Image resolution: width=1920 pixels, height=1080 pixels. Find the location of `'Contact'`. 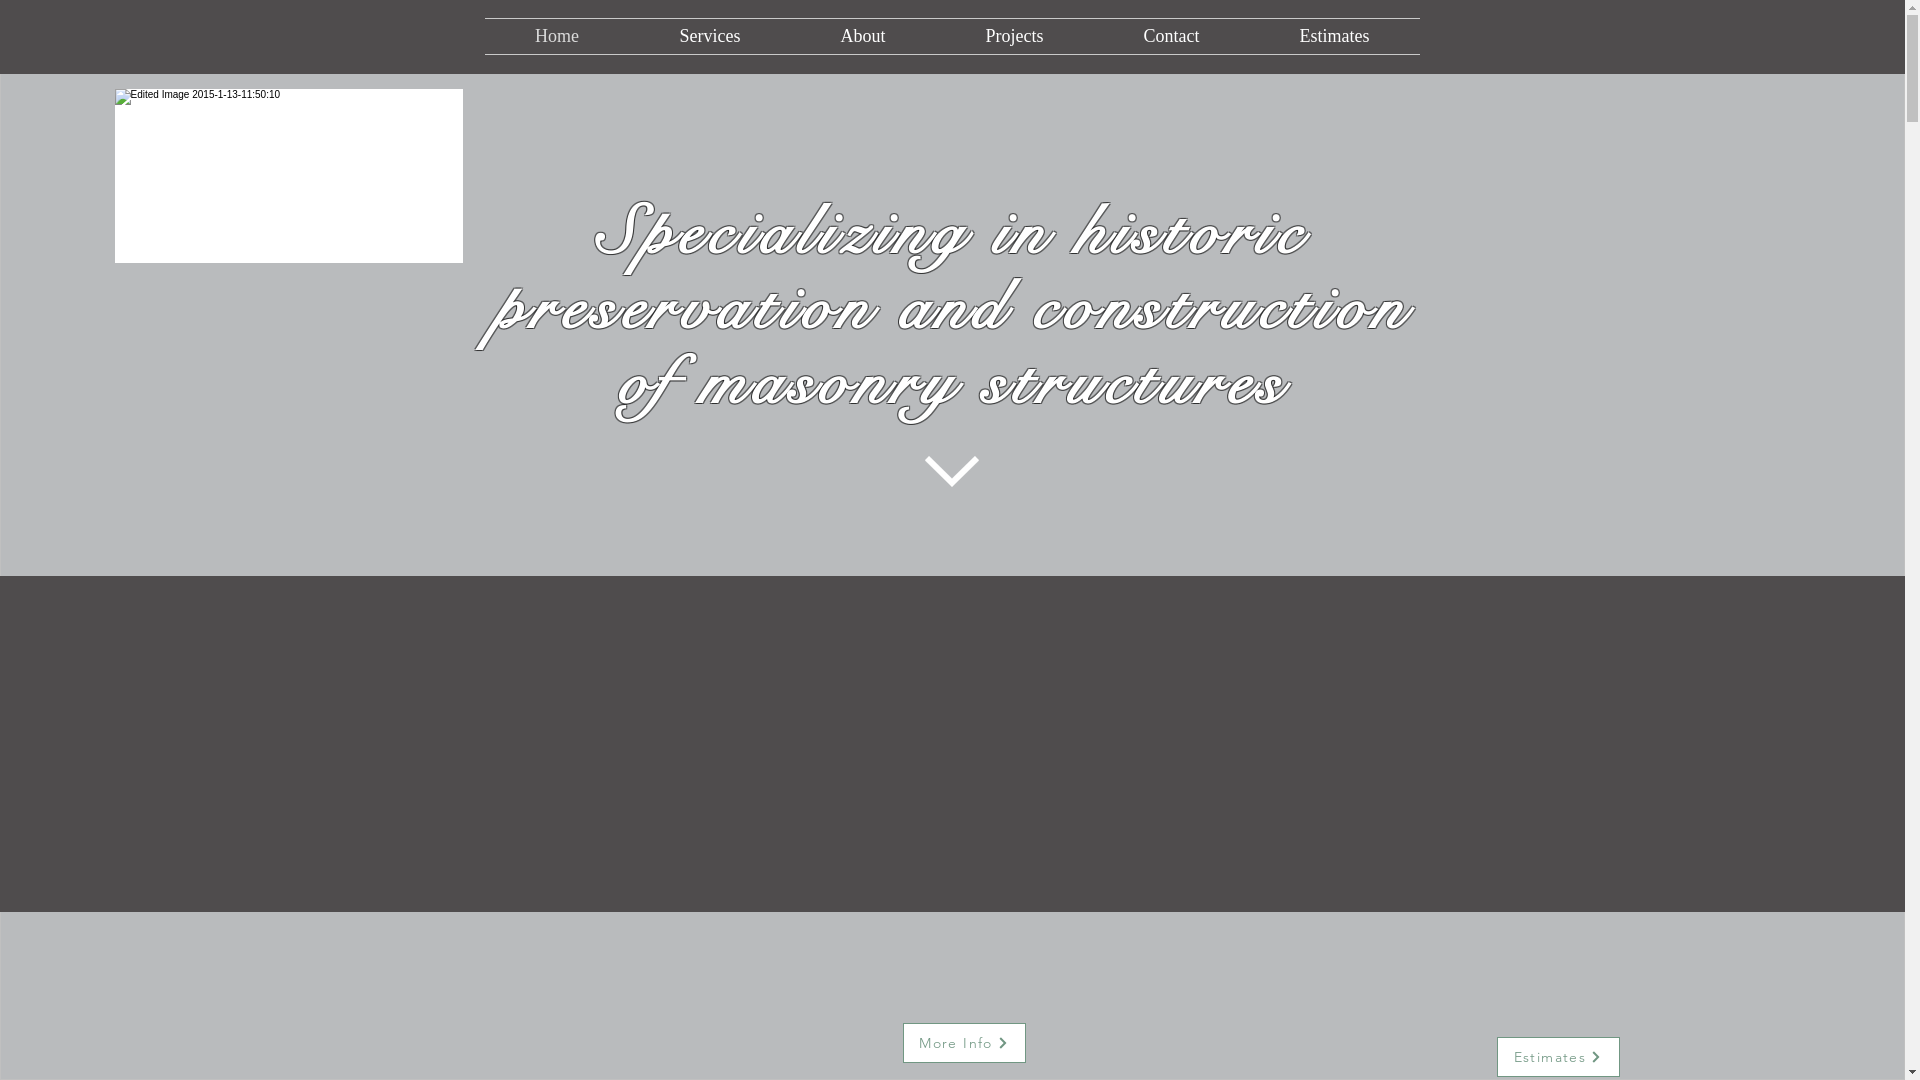

'Contact' is located at coordinates (1171, 36).